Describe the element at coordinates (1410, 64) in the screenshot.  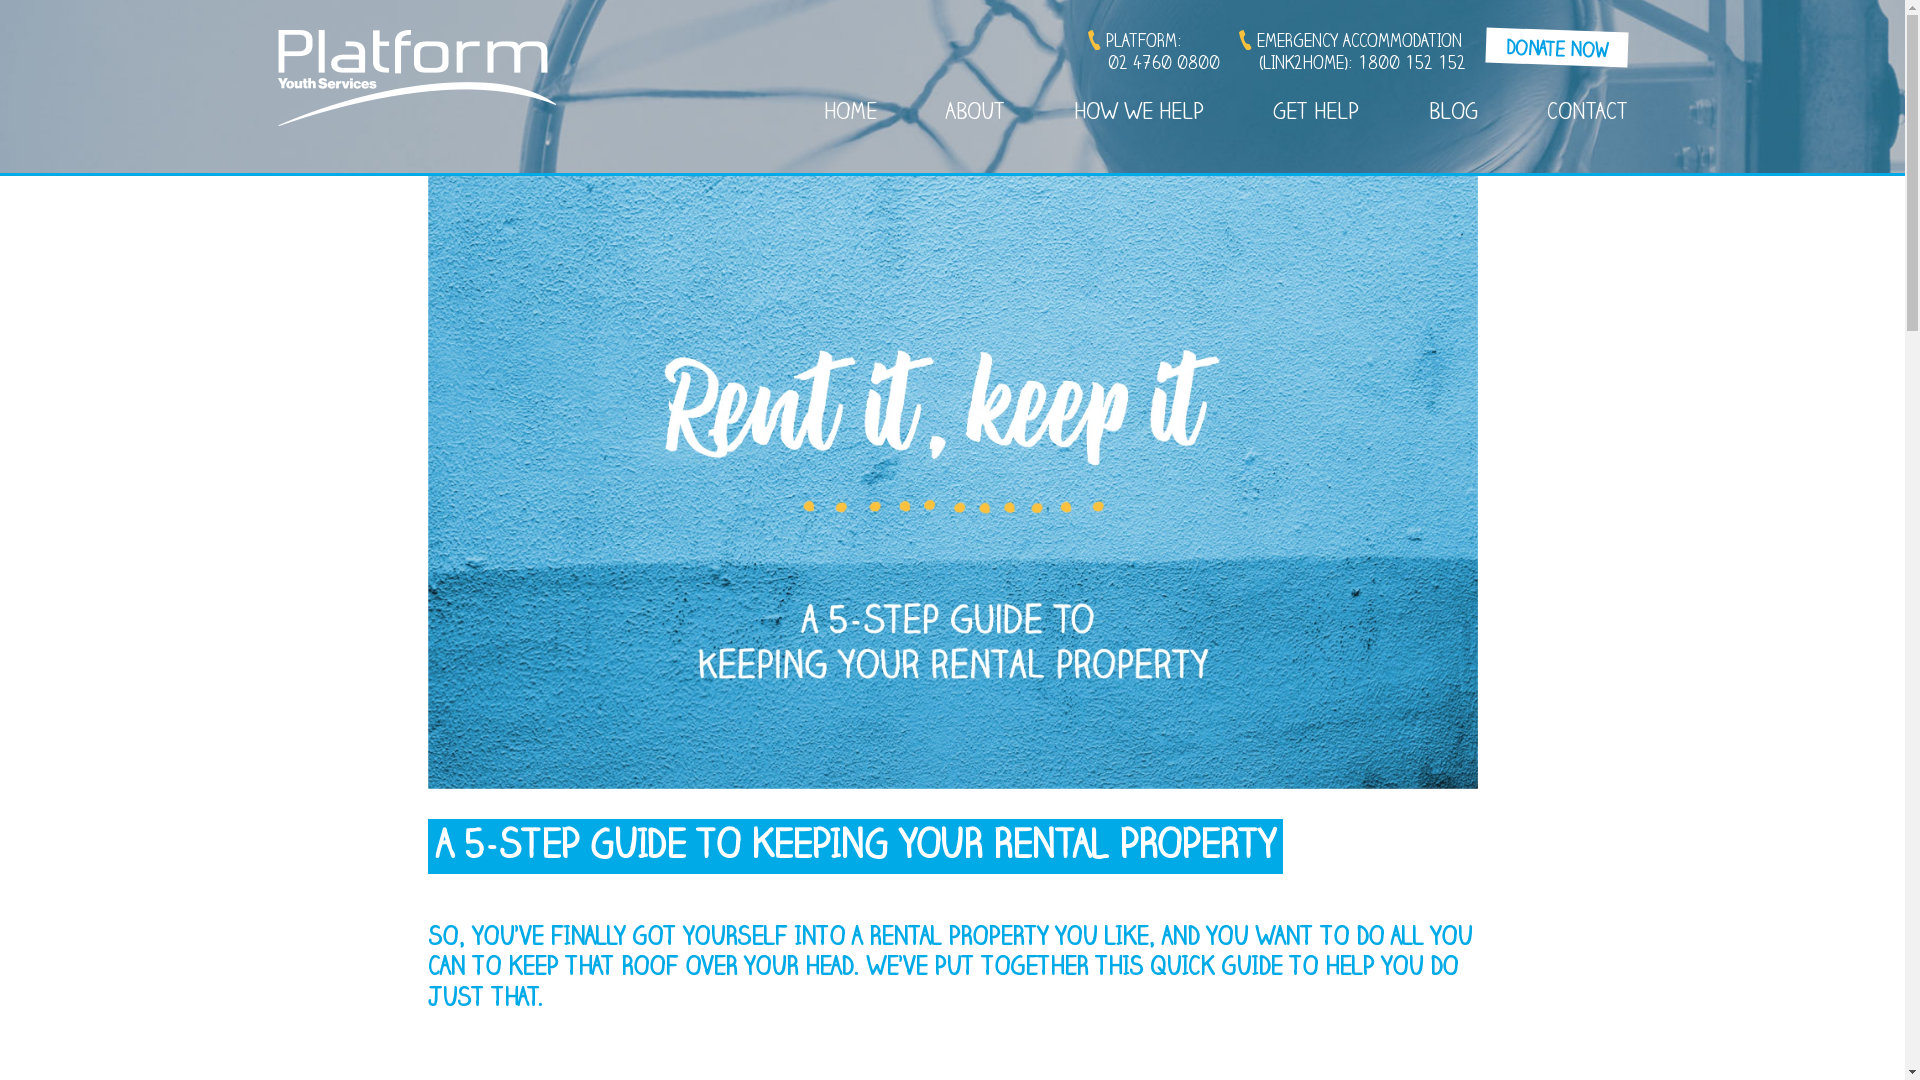
I see `'1800 152 152'` at that location.